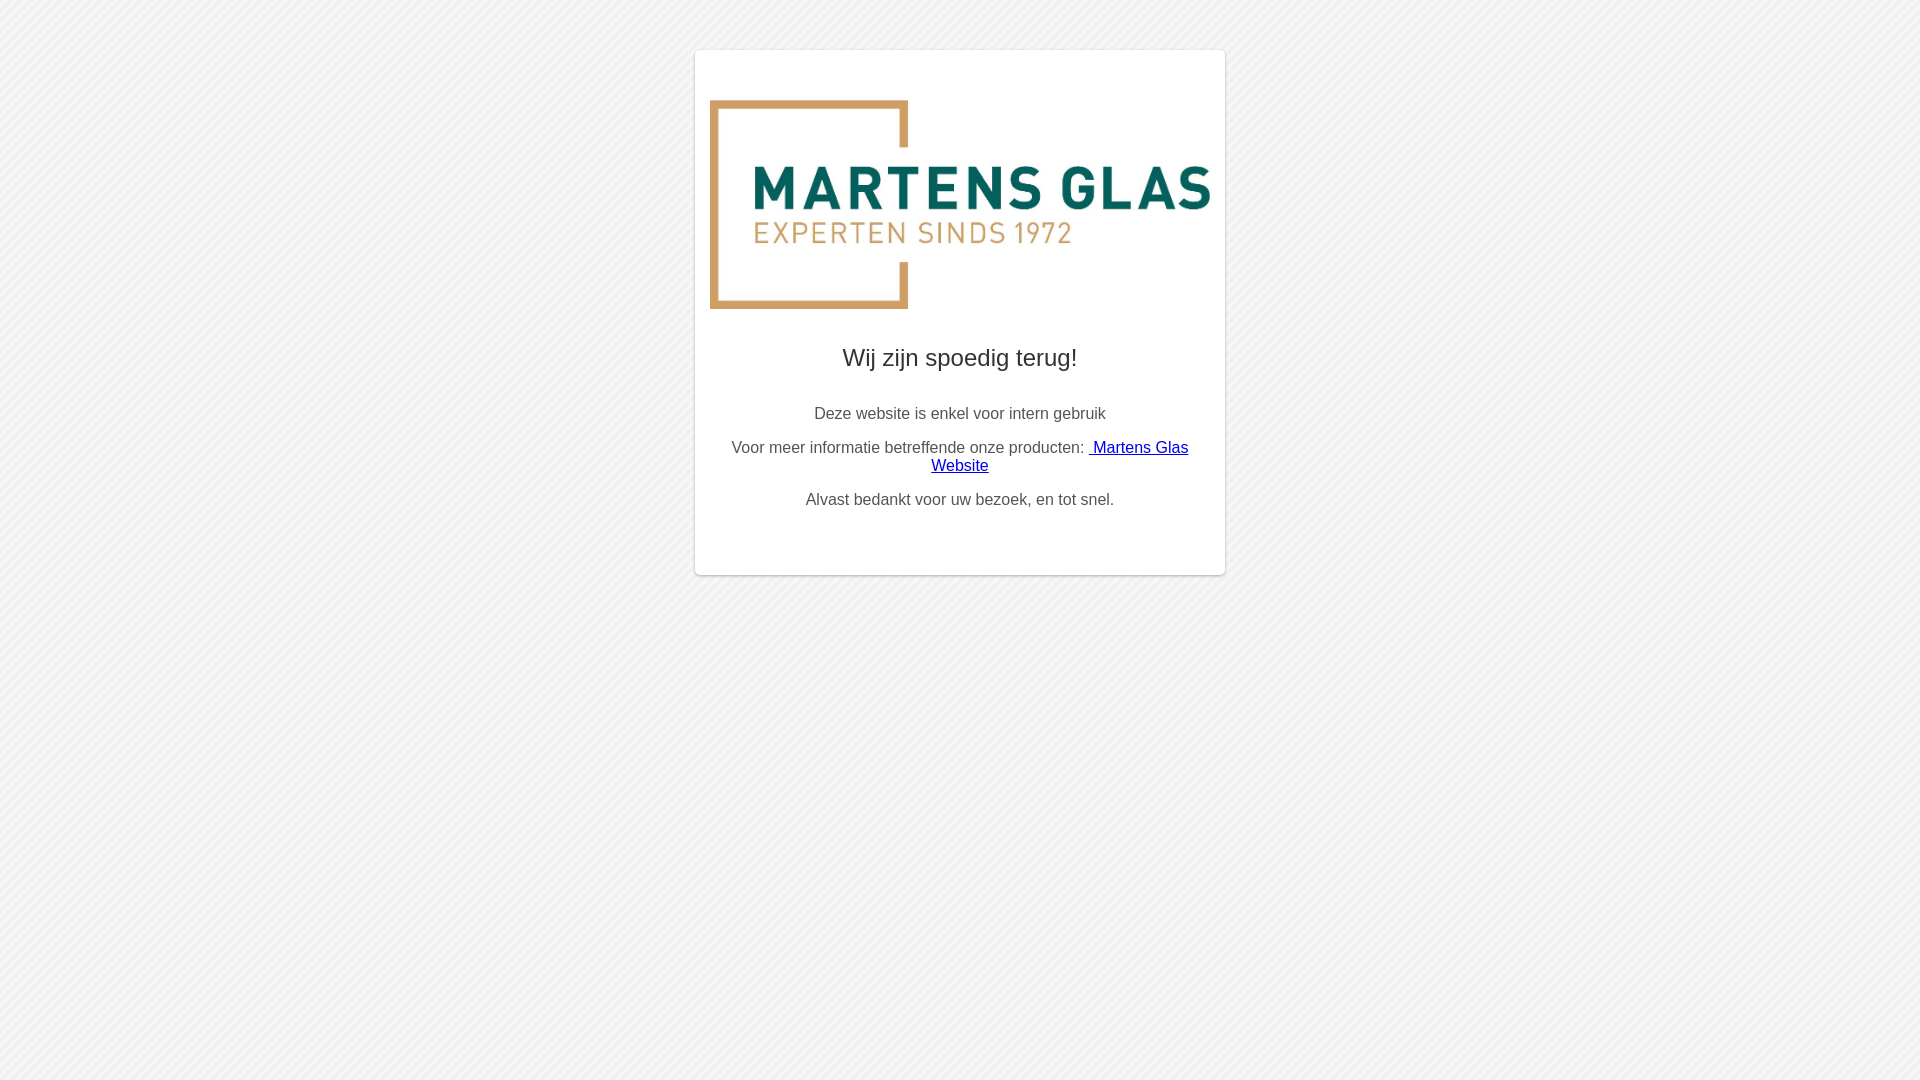  Describe the element at coordinates (1058, 456) in the screenshot. I see `' Martens Glas Website'` at that location.